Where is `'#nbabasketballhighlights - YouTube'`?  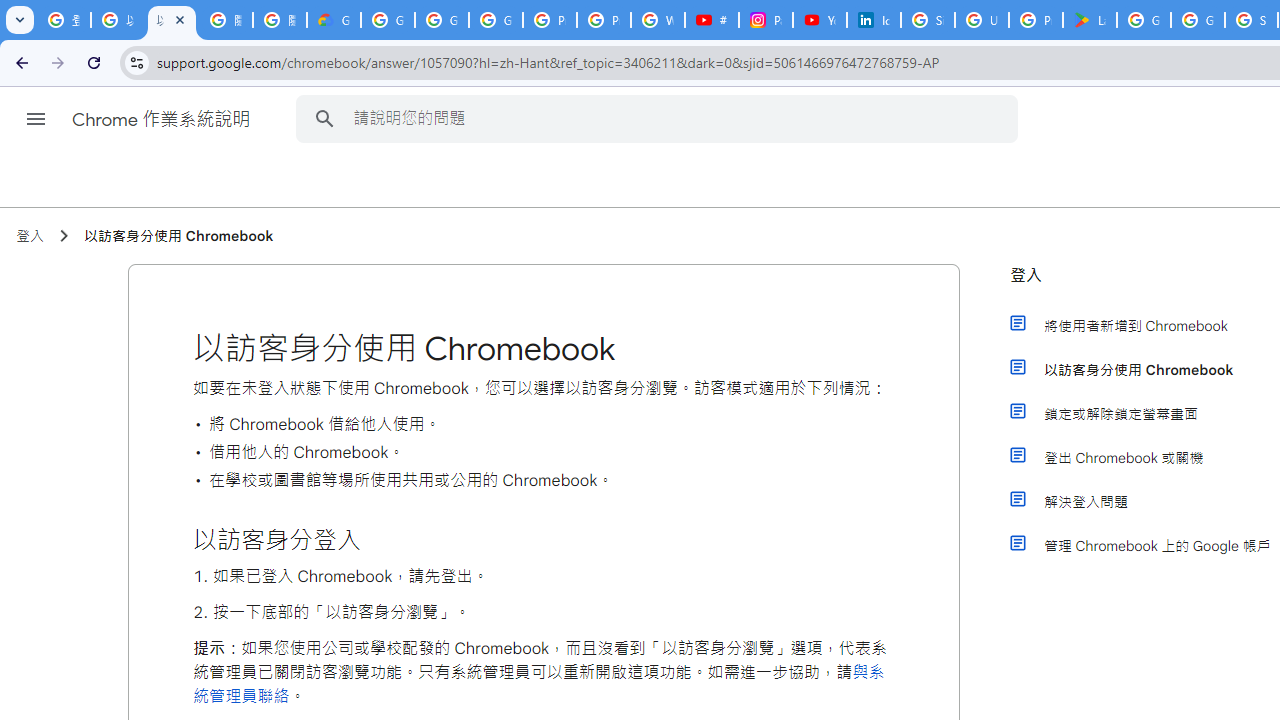 '#nbabasketballhighlights - YouTube' is located at coordinates (711, 20).